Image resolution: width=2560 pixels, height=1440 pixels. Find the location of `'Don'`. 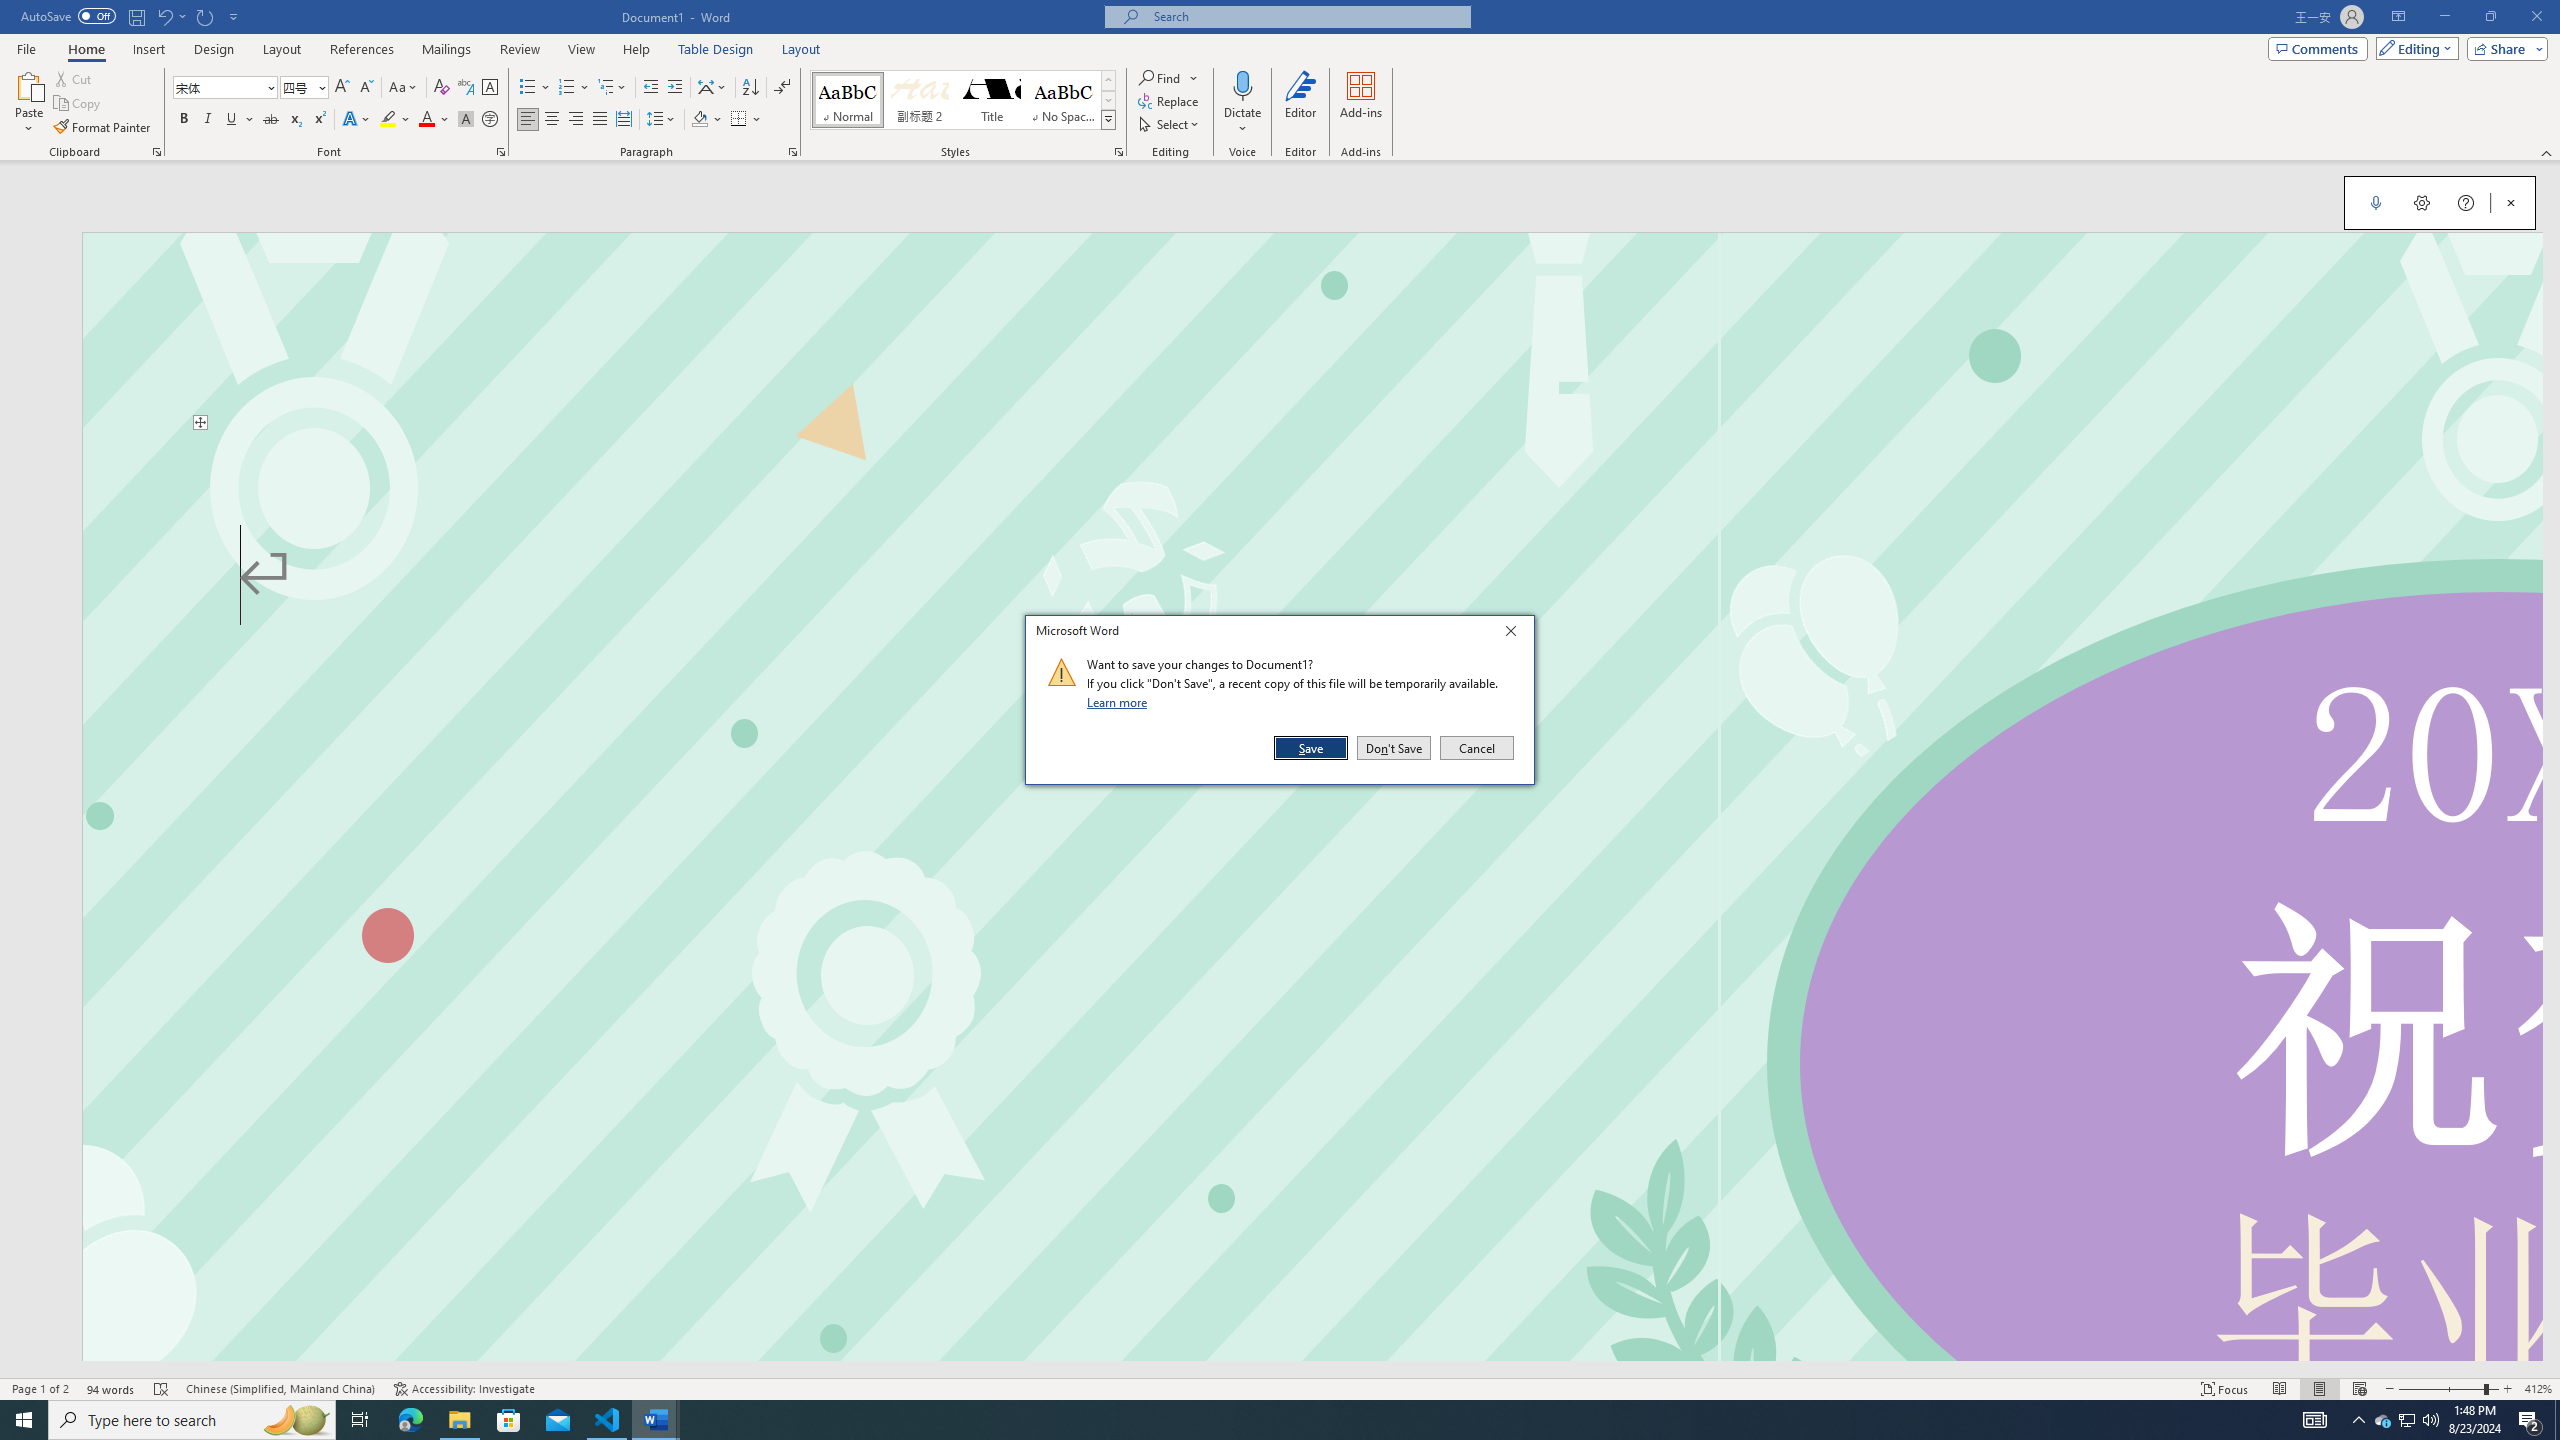

'Don' is located at coordinates (1393, 747).